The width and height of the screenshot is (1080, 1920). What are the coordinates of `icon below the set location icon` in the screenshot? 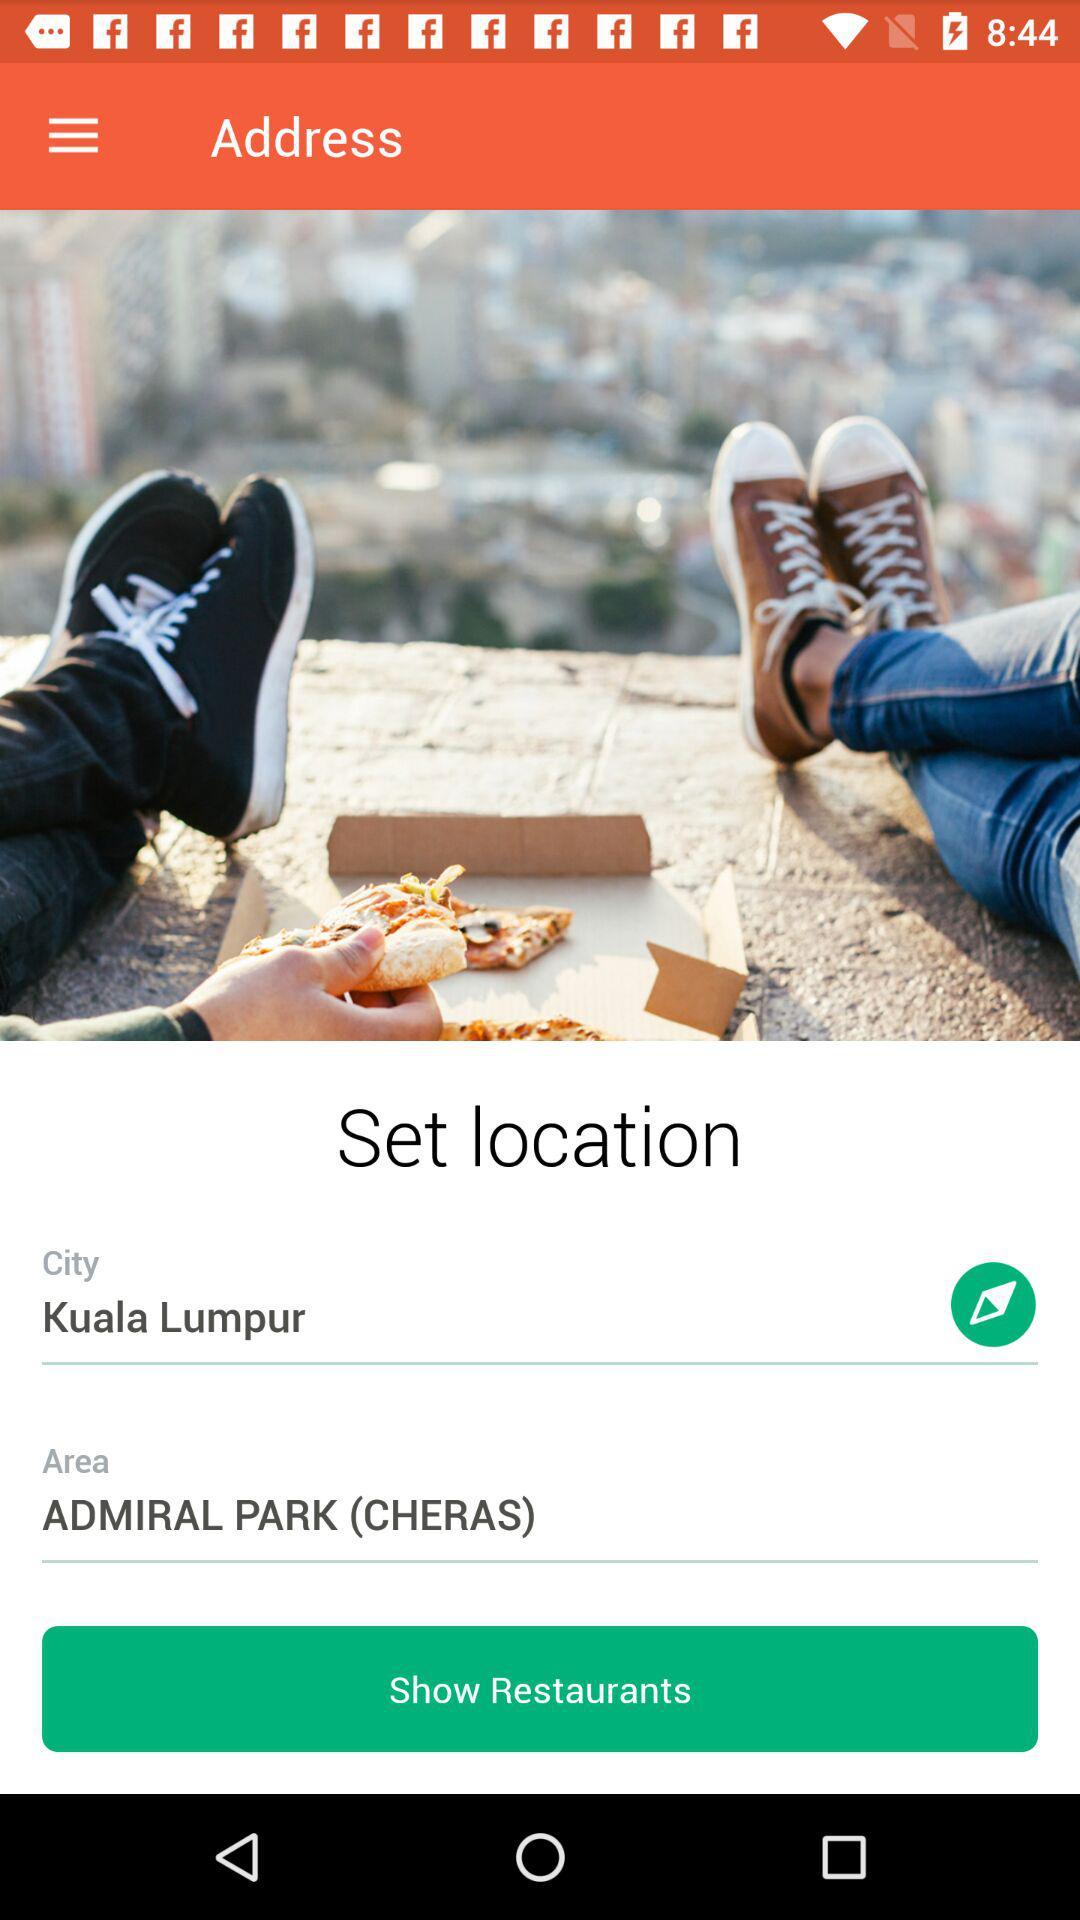 It's located at (540, 1275).